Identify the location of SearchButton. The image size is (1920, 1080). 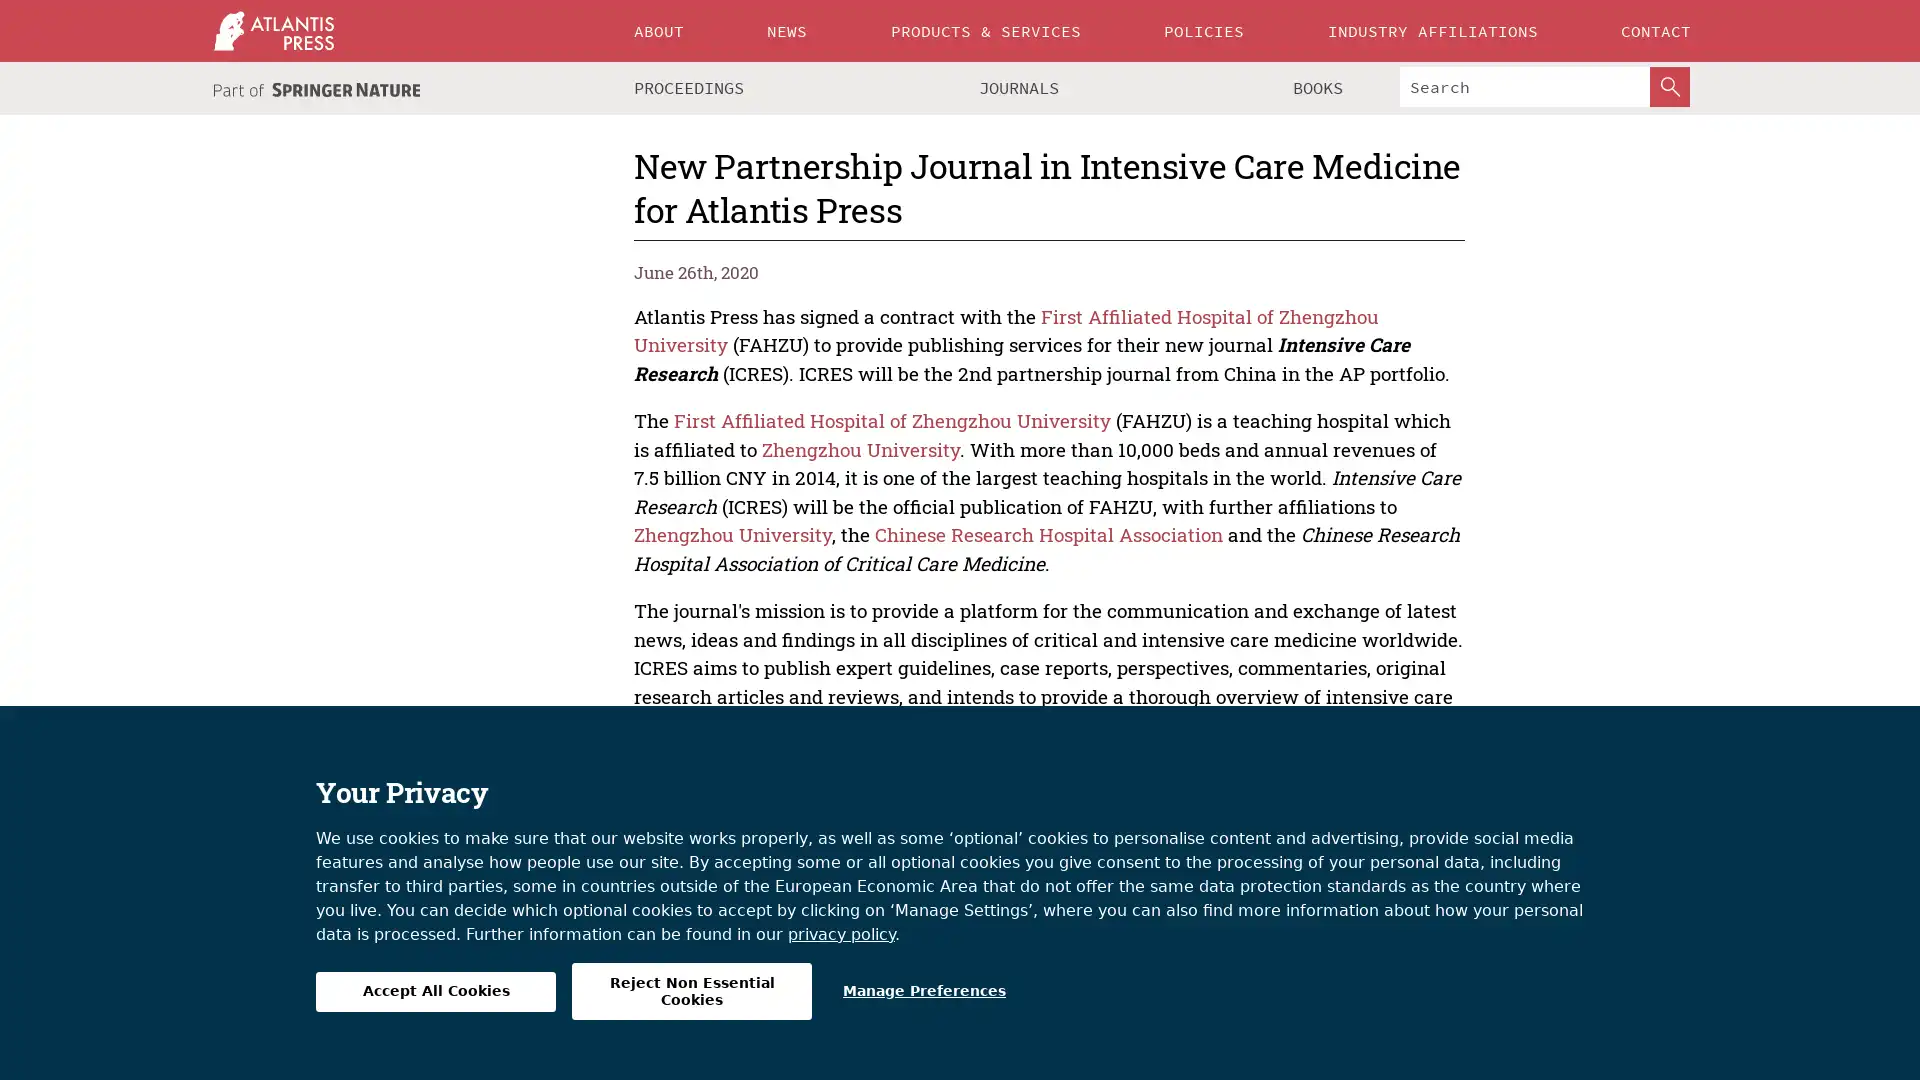
(1670, 86).